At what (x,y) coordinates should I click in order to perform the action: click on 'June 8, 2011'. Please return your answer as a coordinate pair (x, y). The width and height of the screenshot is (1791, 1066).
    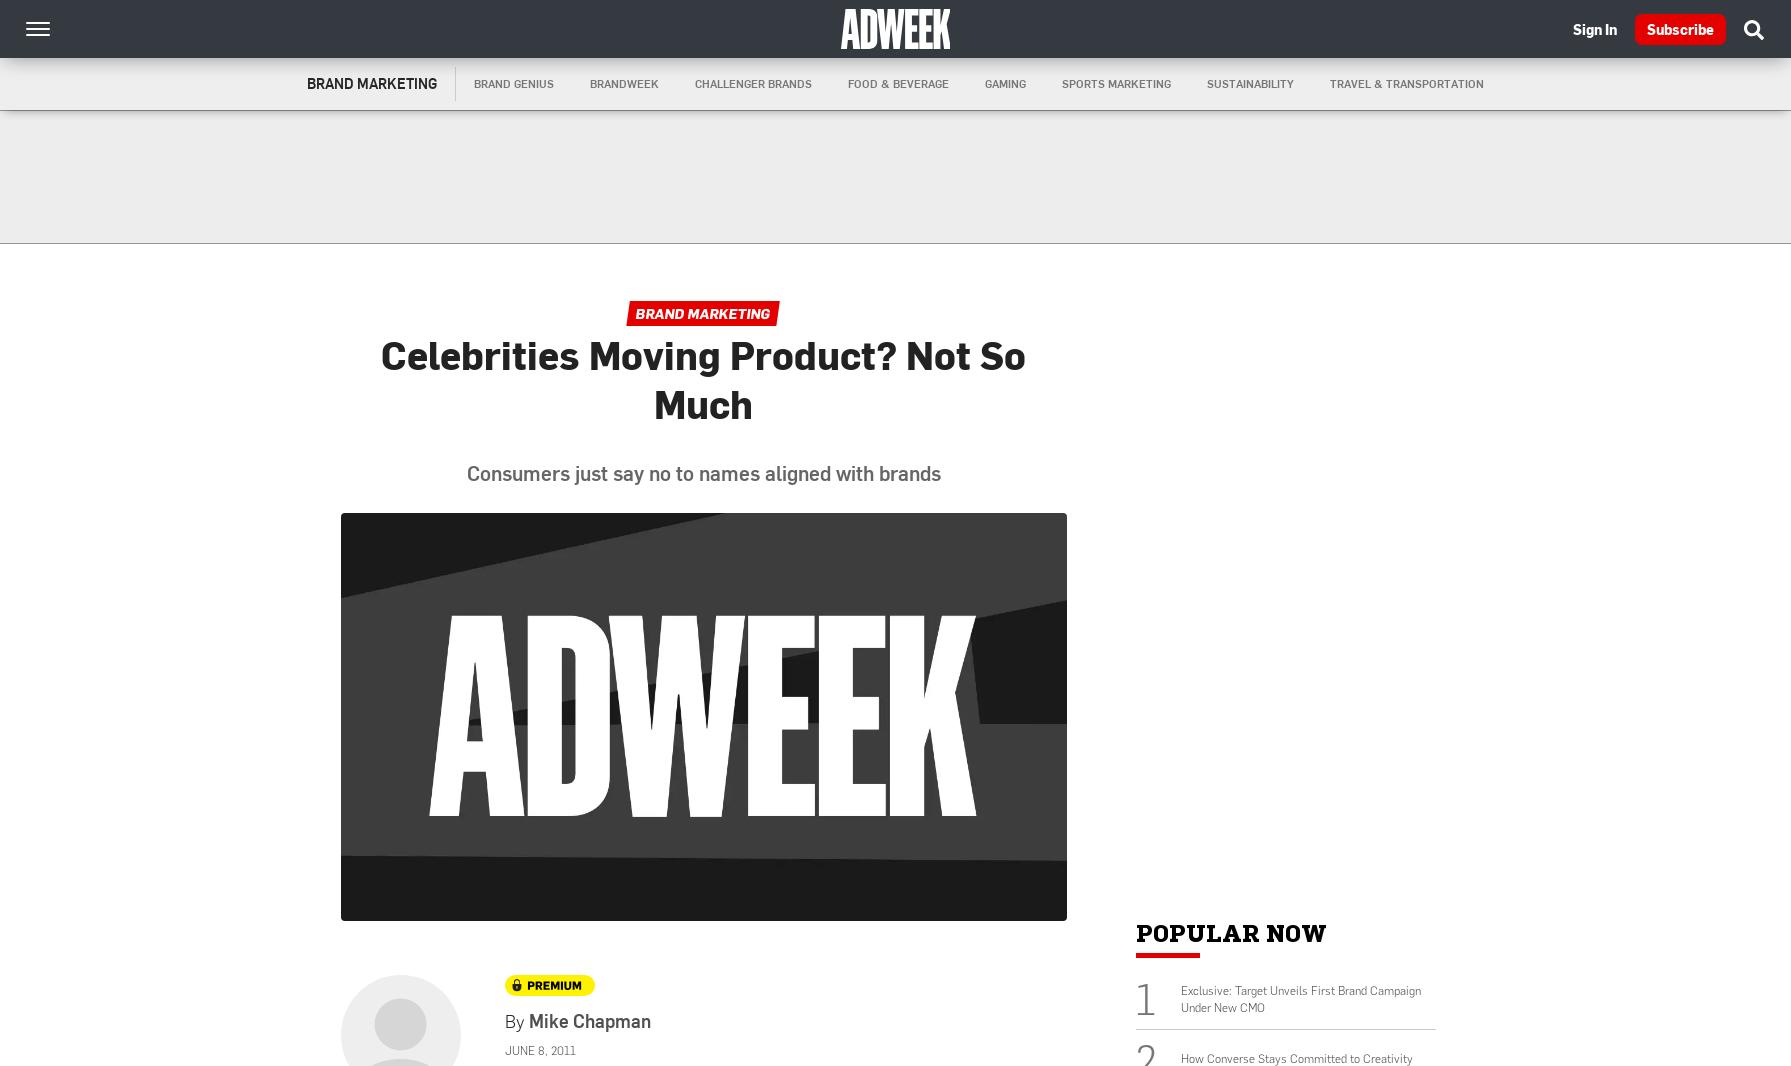
    Looking at the image, I should click on (539, 1050).